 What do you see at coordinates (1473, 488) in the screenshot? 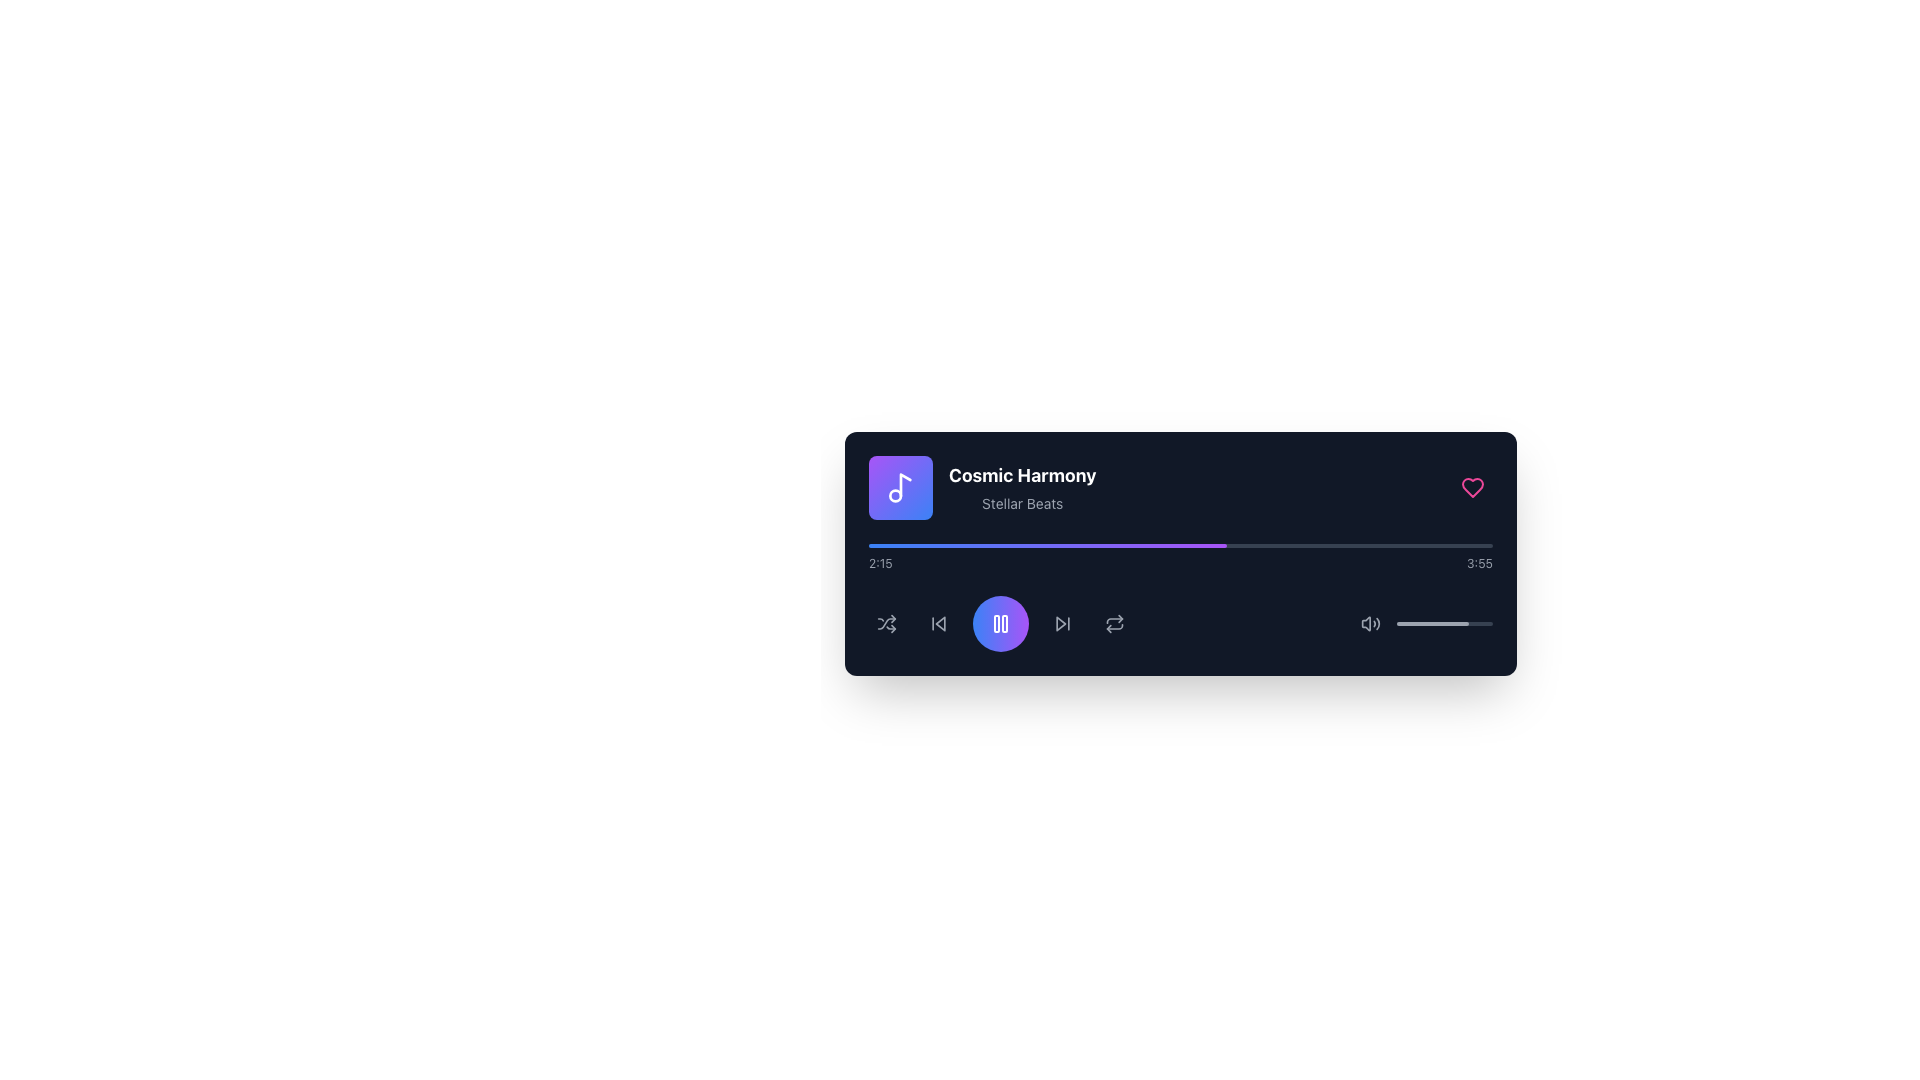
I see `the outlined heart icon with a pink stroke color located at the top-right corner of the dark-themed media player UI` at bounding box center [1473, 488].